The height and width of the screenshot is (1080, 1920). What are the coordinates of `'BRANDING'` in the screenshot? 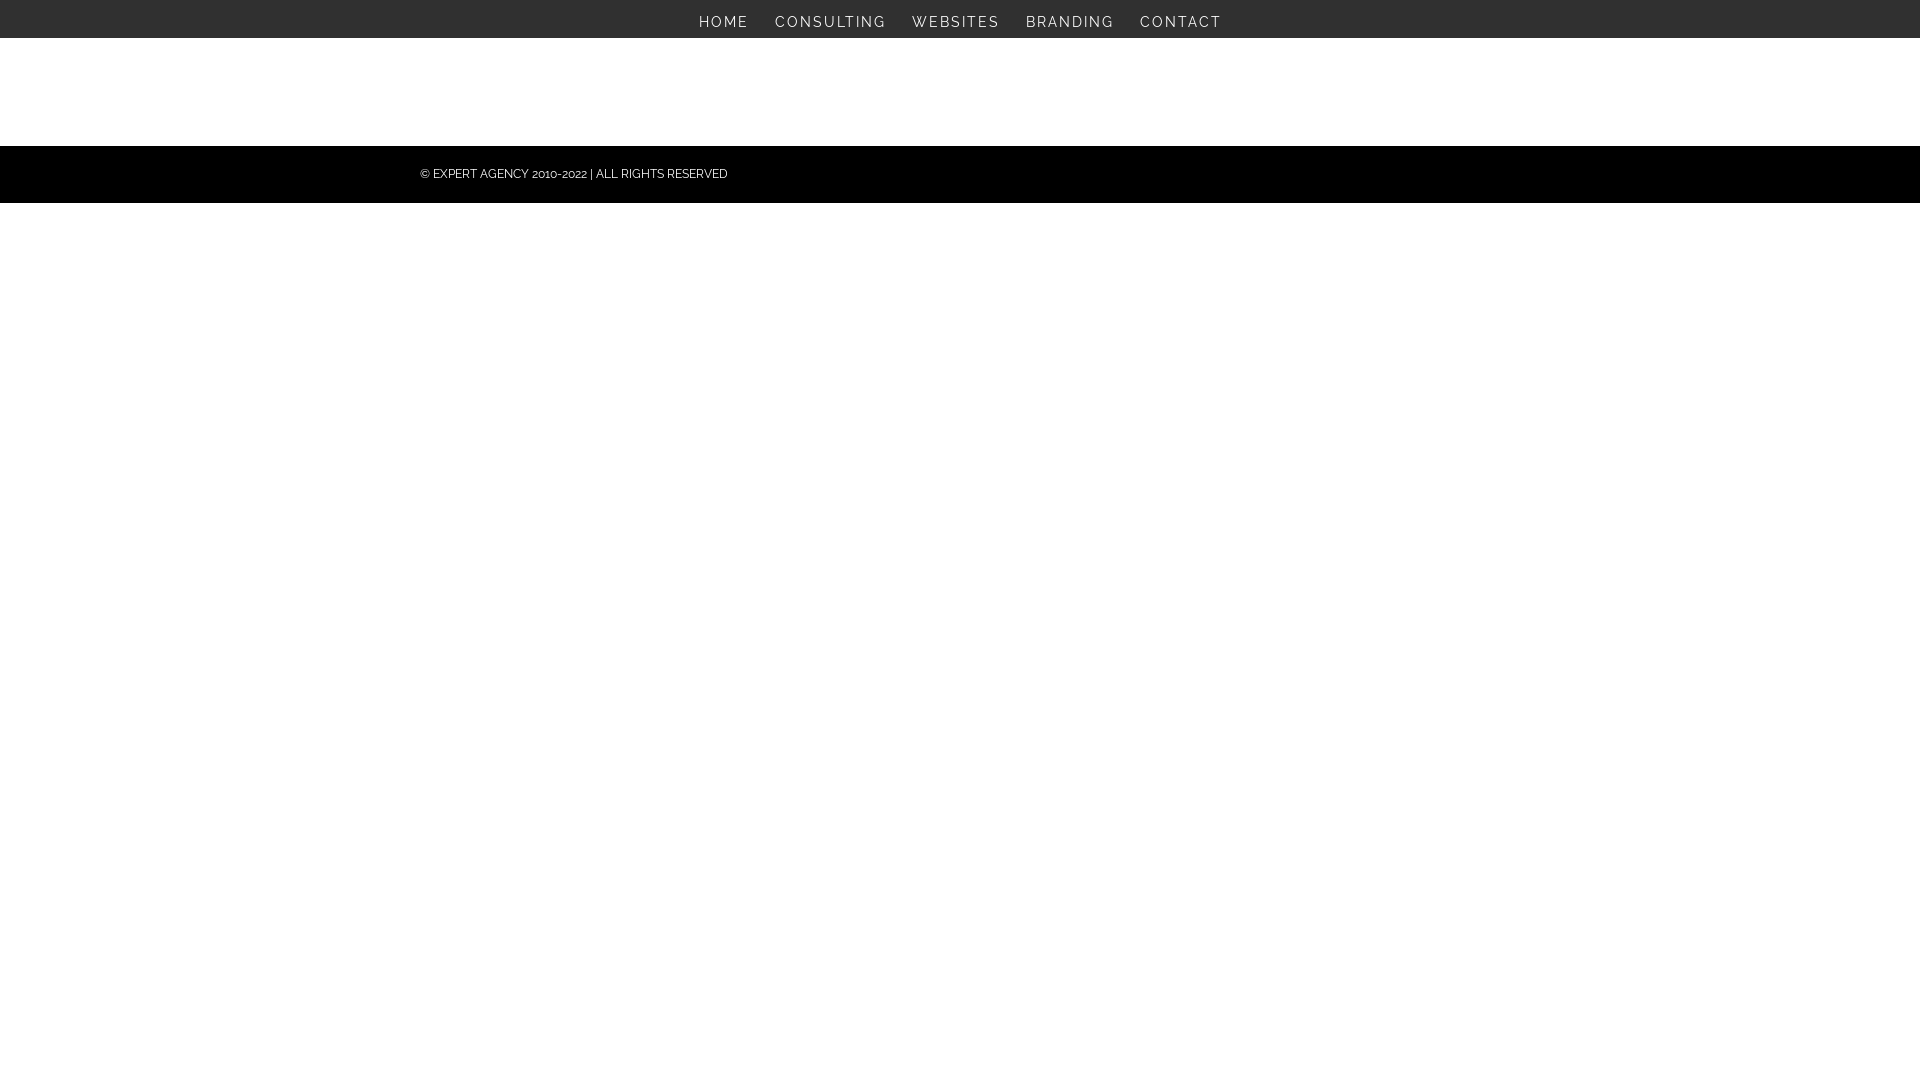 It's located at (1069, 26).